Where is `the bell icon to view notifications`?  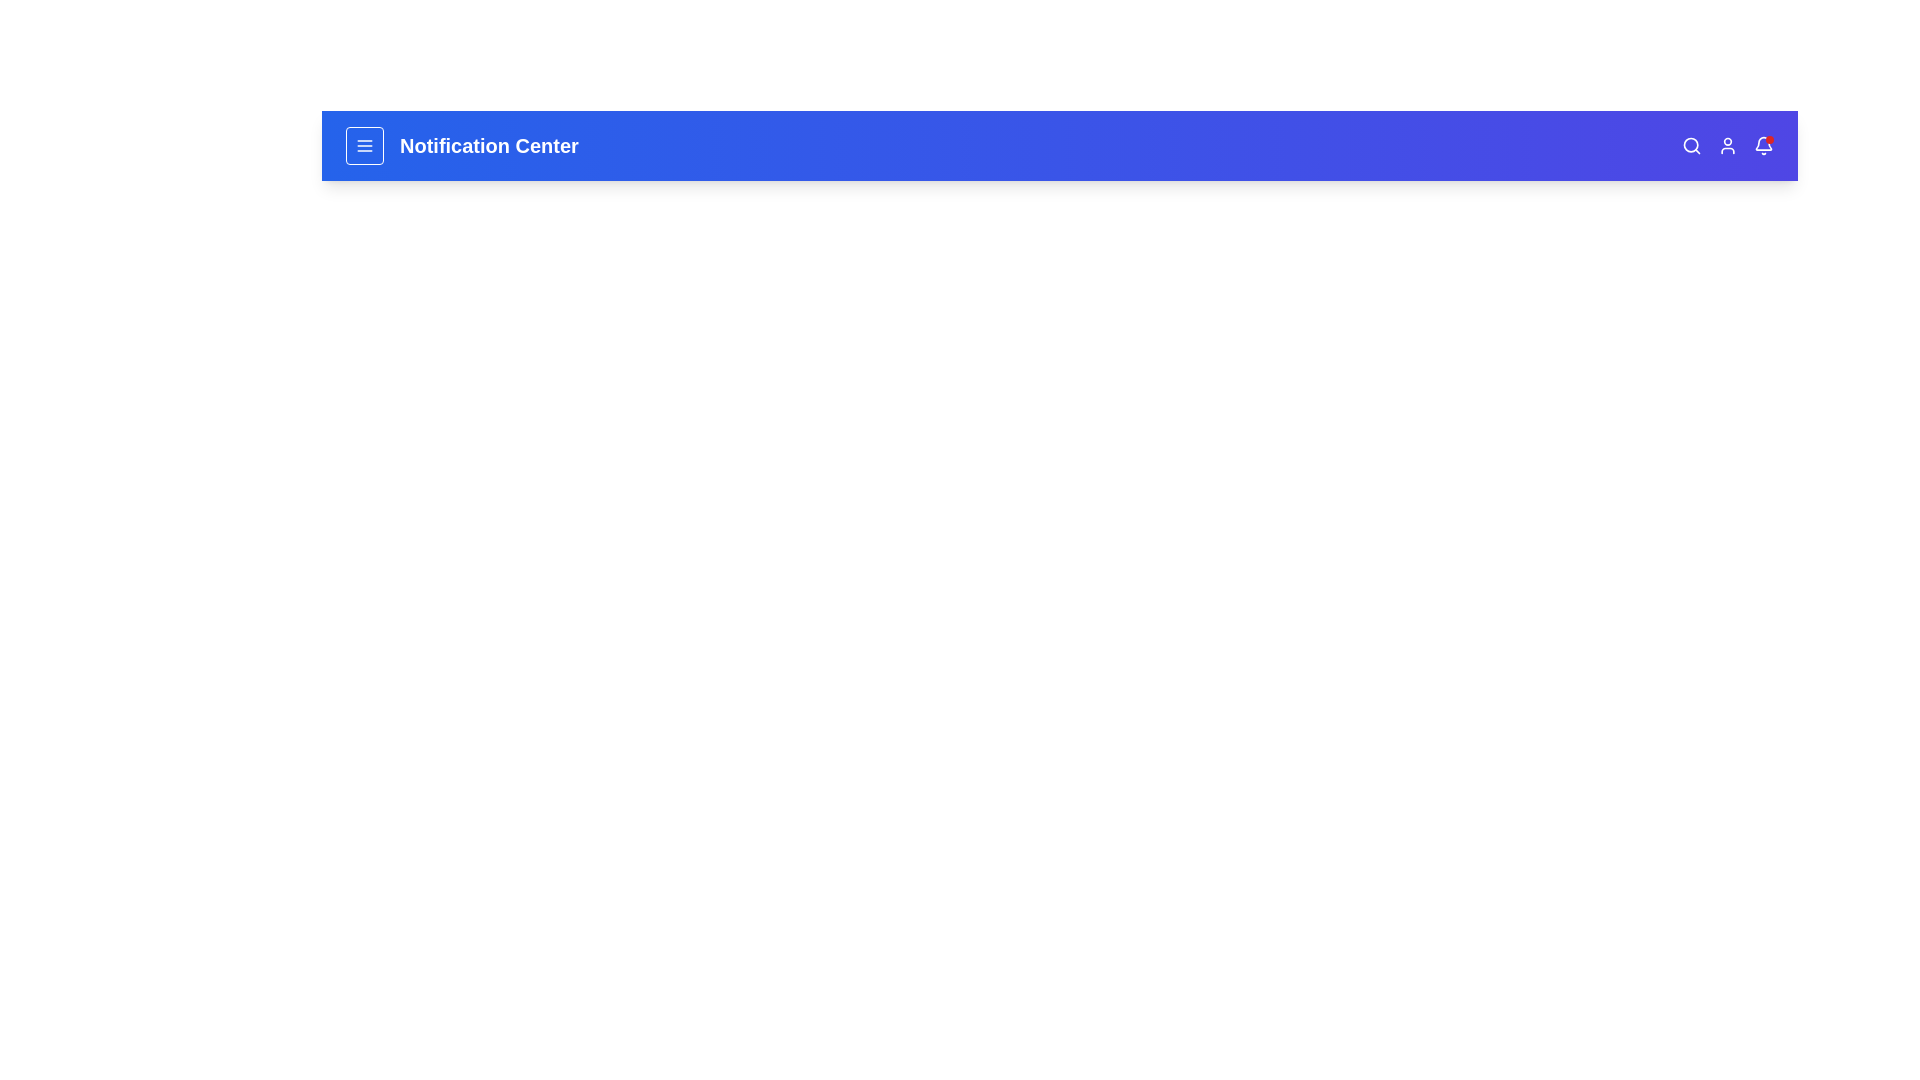 the bell icon to view notifications is located at coordinates (1763, 145).